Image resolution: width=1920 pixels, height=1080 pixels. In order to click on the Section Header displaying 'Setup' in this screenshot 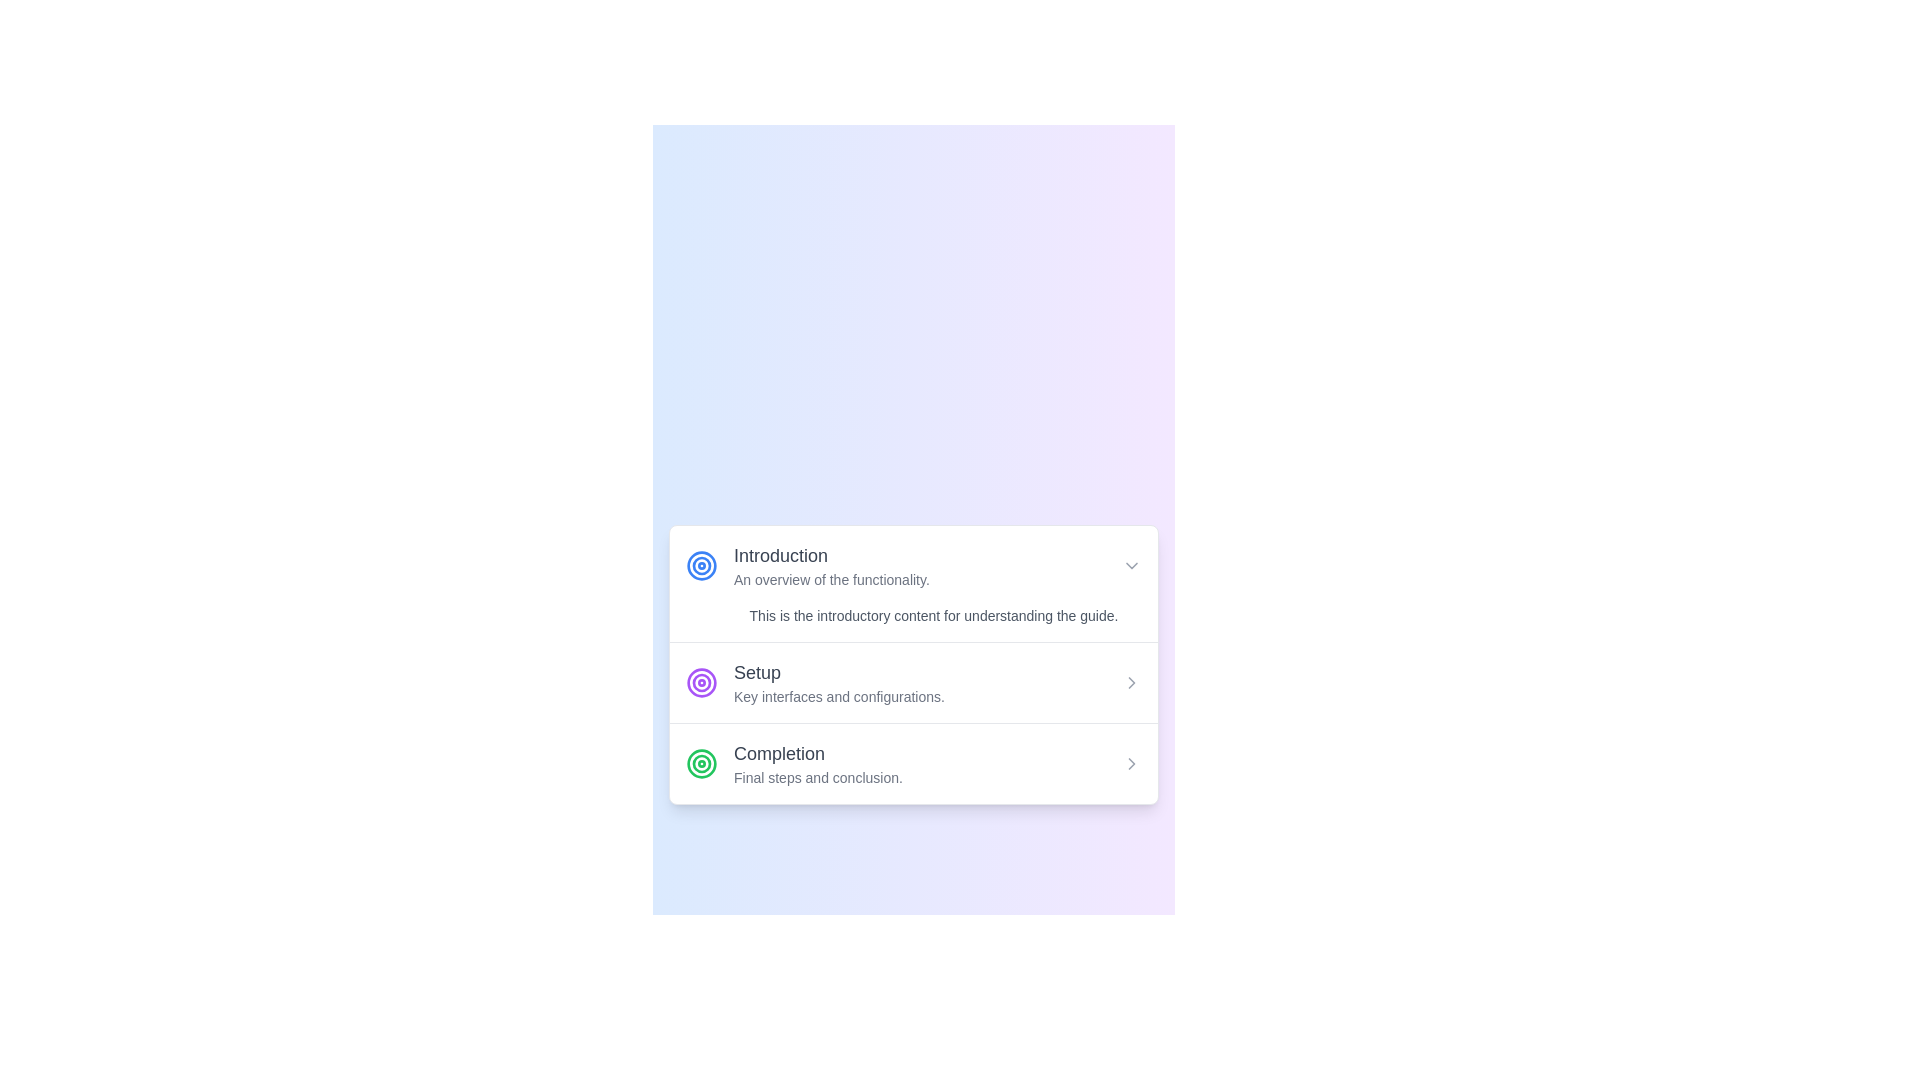, I will do `click(815, 681)`.